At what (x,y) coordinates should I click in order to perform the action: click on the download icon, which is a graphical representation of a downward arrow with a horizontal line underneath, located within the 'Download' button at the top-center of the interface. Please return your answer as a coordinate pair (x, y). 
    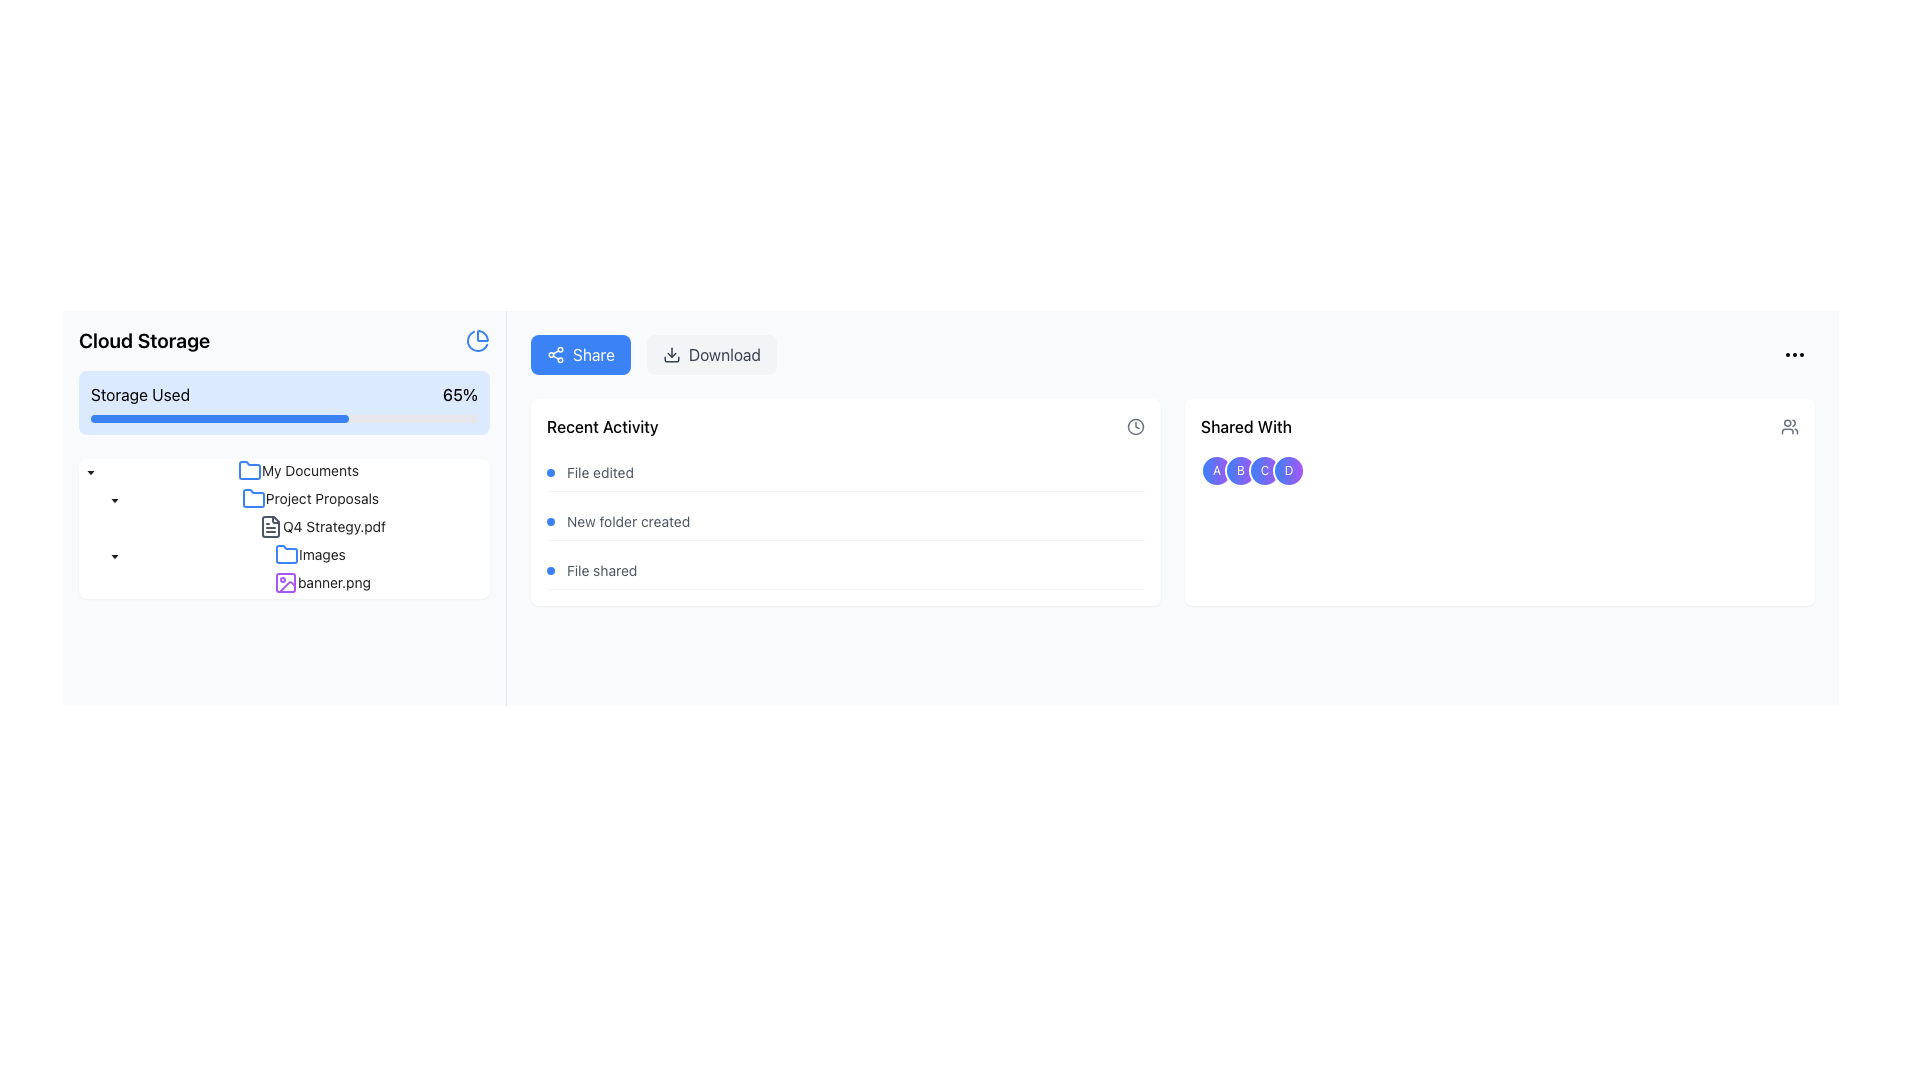
    Looking at the image, I should click on (671, 353).